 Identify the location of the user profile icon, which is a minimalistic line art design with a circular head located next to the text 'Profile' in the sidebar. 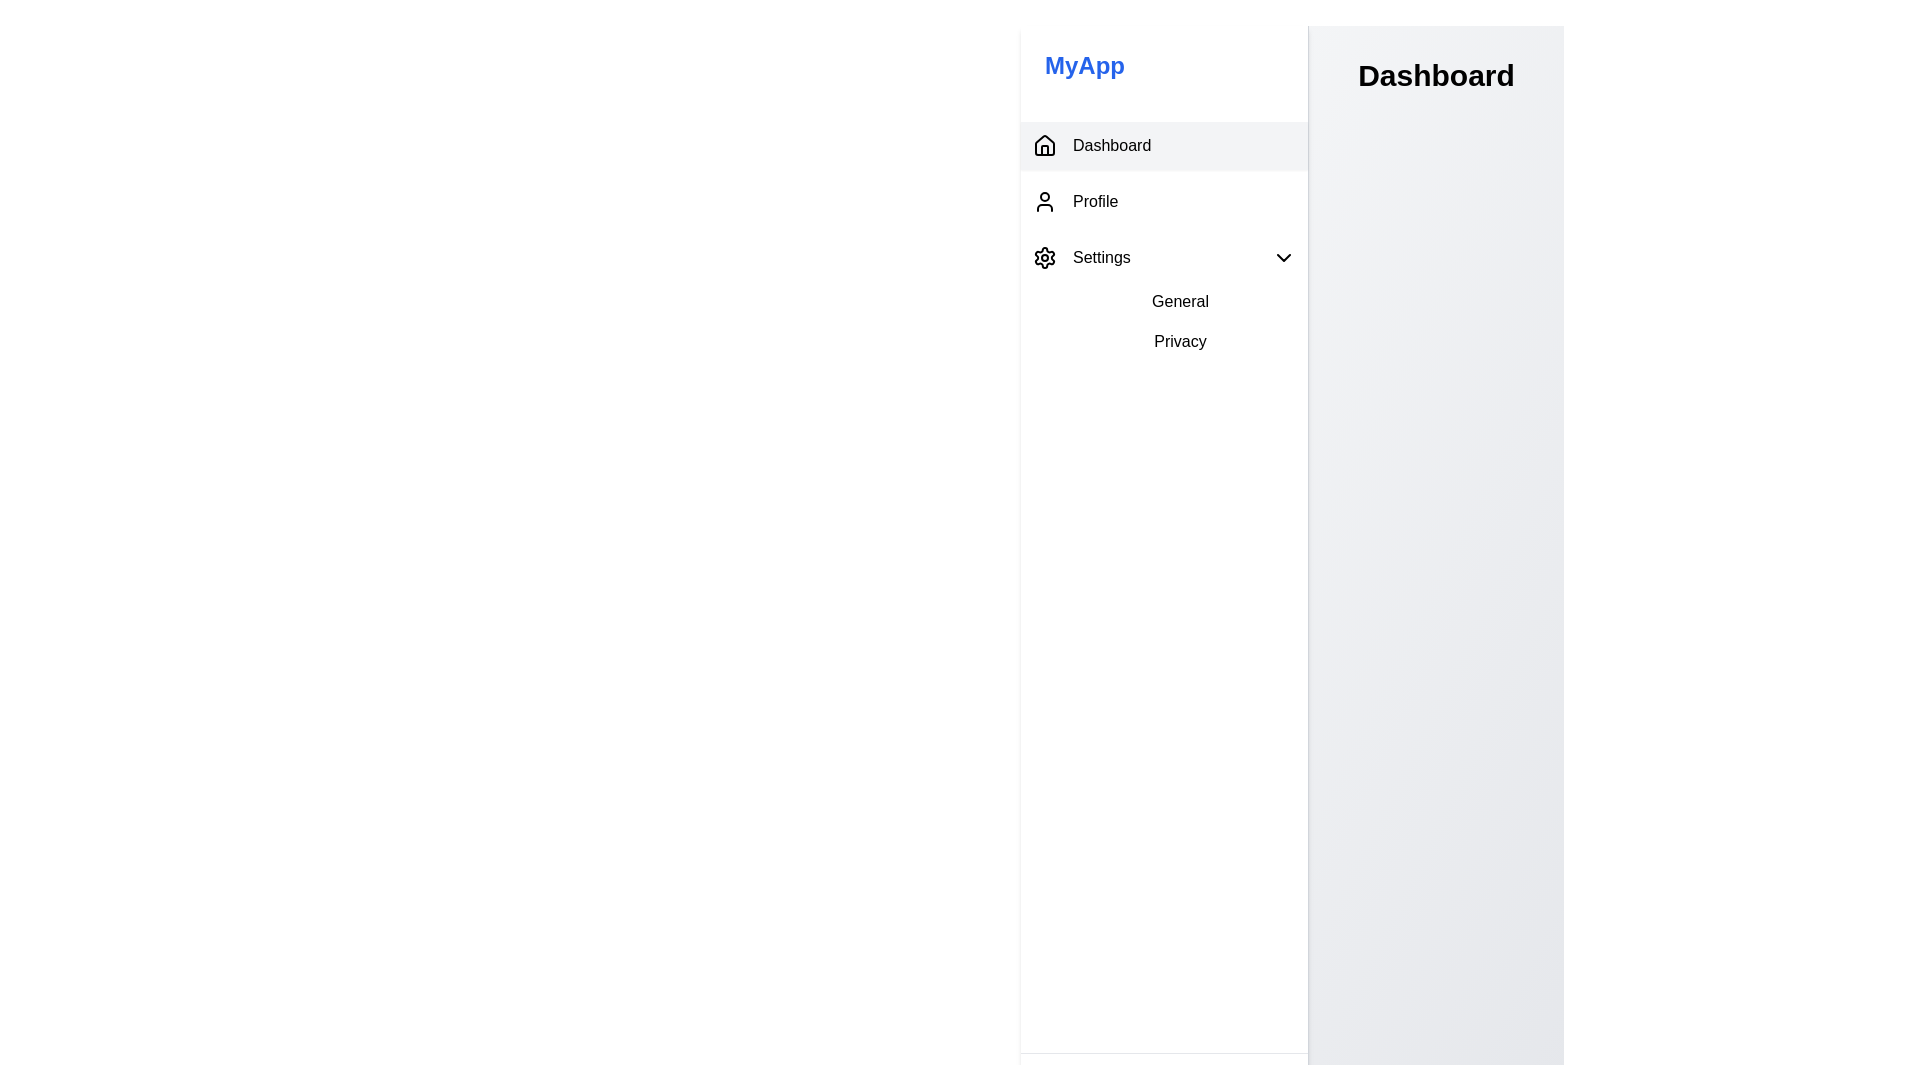
(1044, 201).